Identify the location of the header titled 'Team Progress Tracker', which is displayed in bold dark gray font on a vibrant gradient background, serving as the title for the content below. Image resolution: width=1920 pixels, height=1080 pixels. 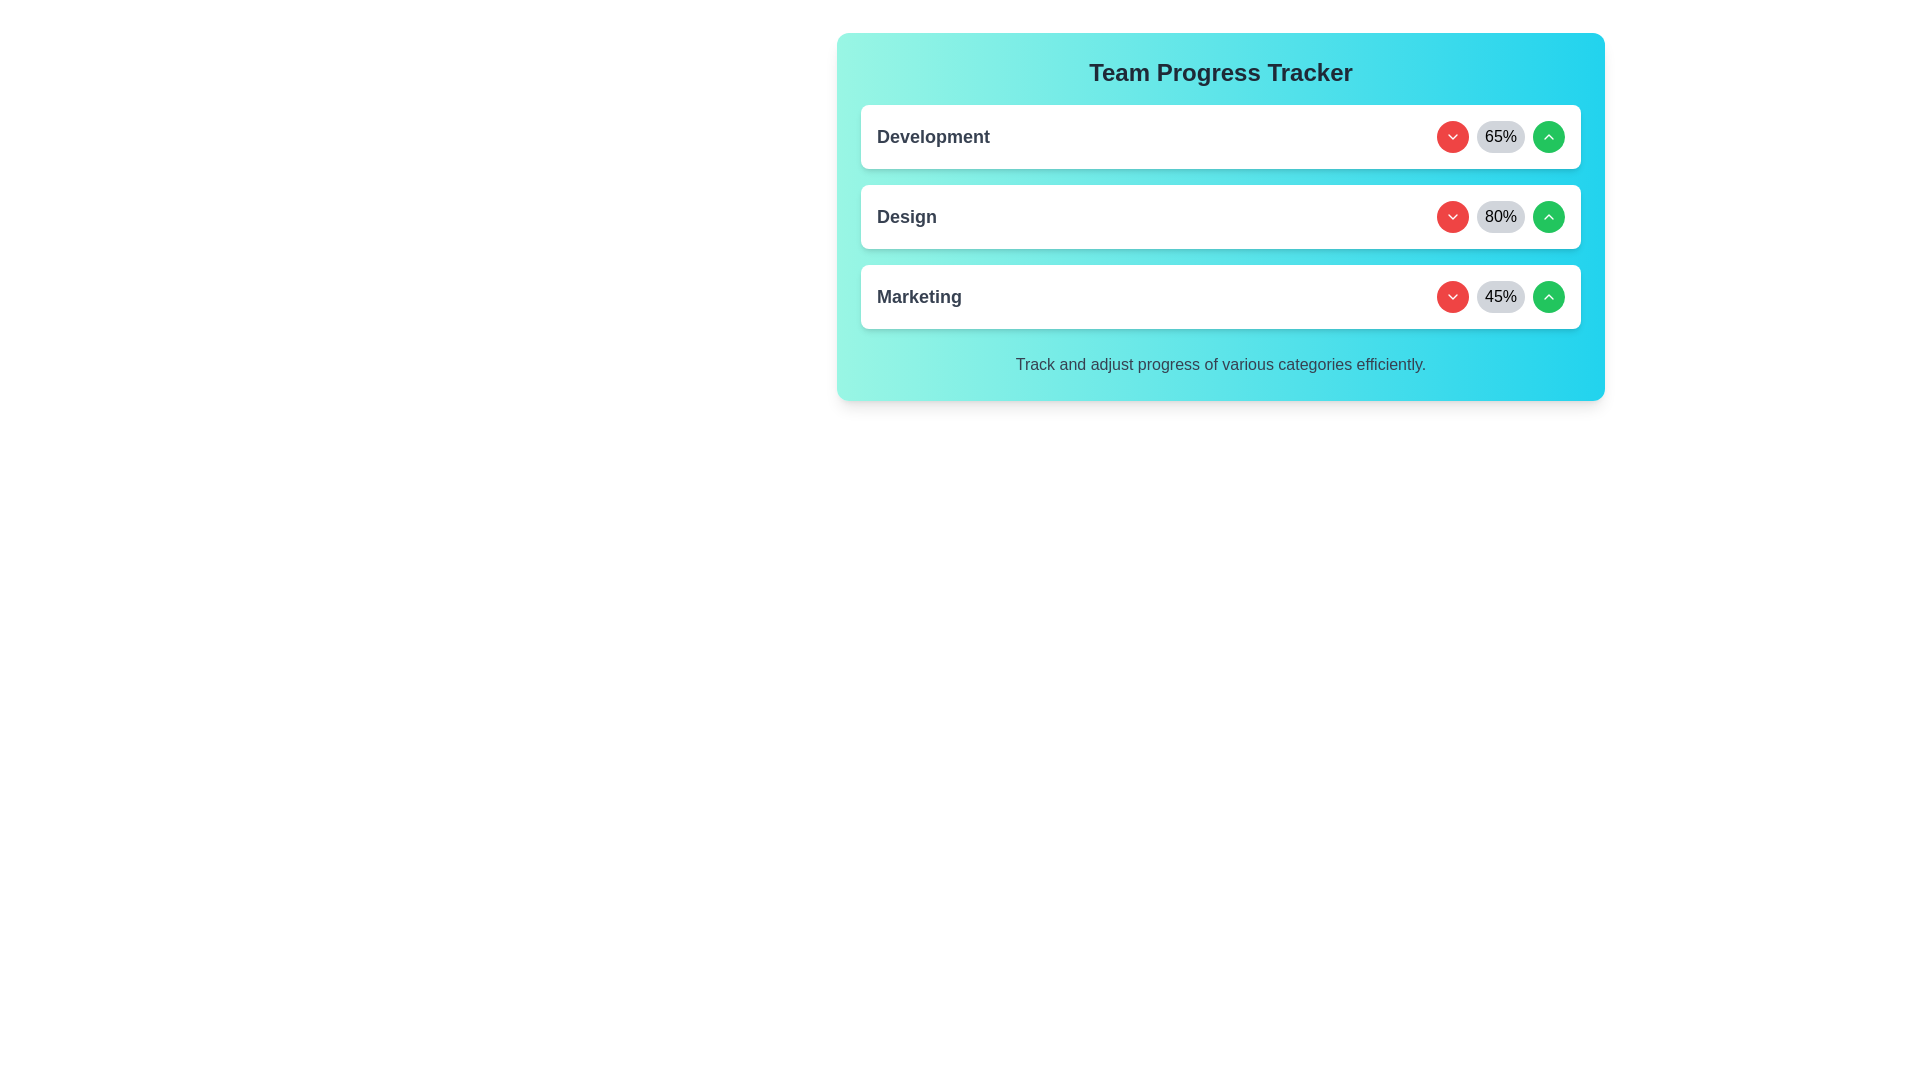
(1219, 72).